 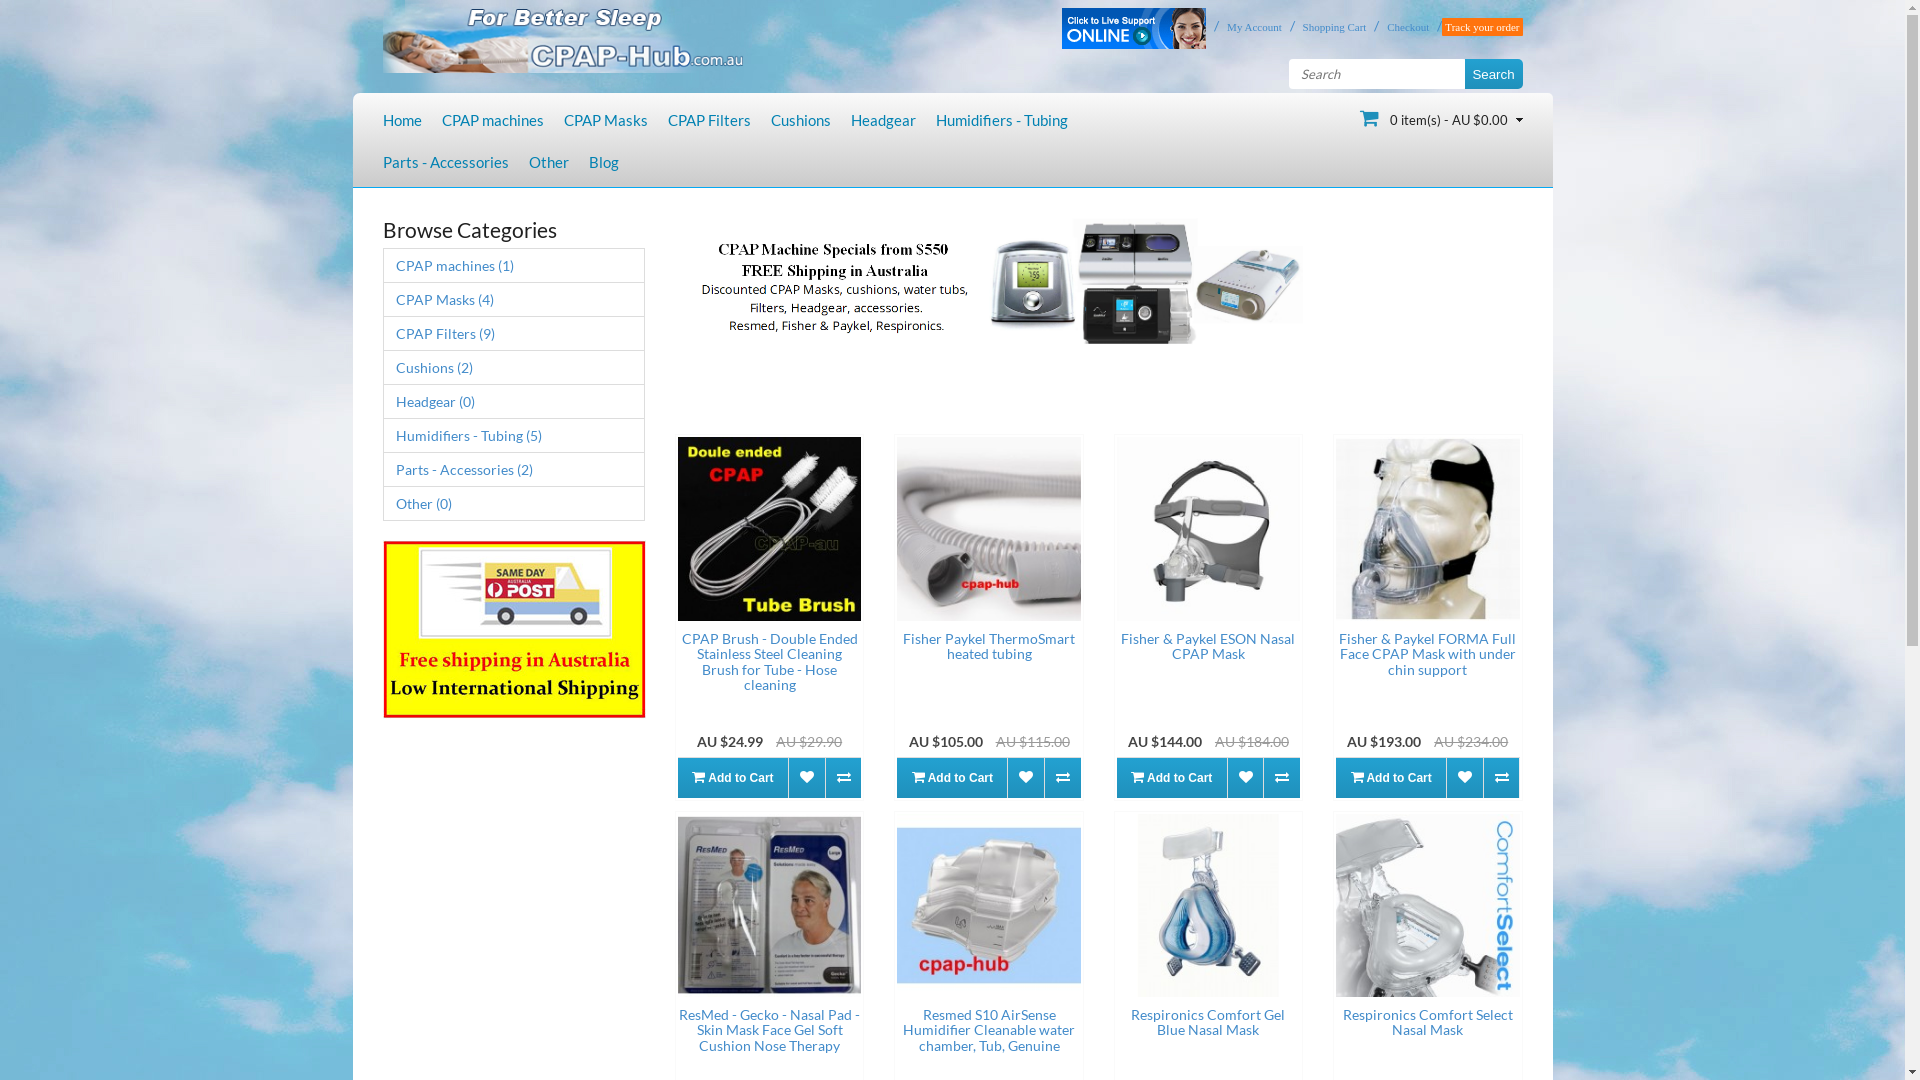 What do you see at coordinates (513, 332) in the screenshot?
I see `'CPAP Filters (9)'` at bounding box center [513, 332].